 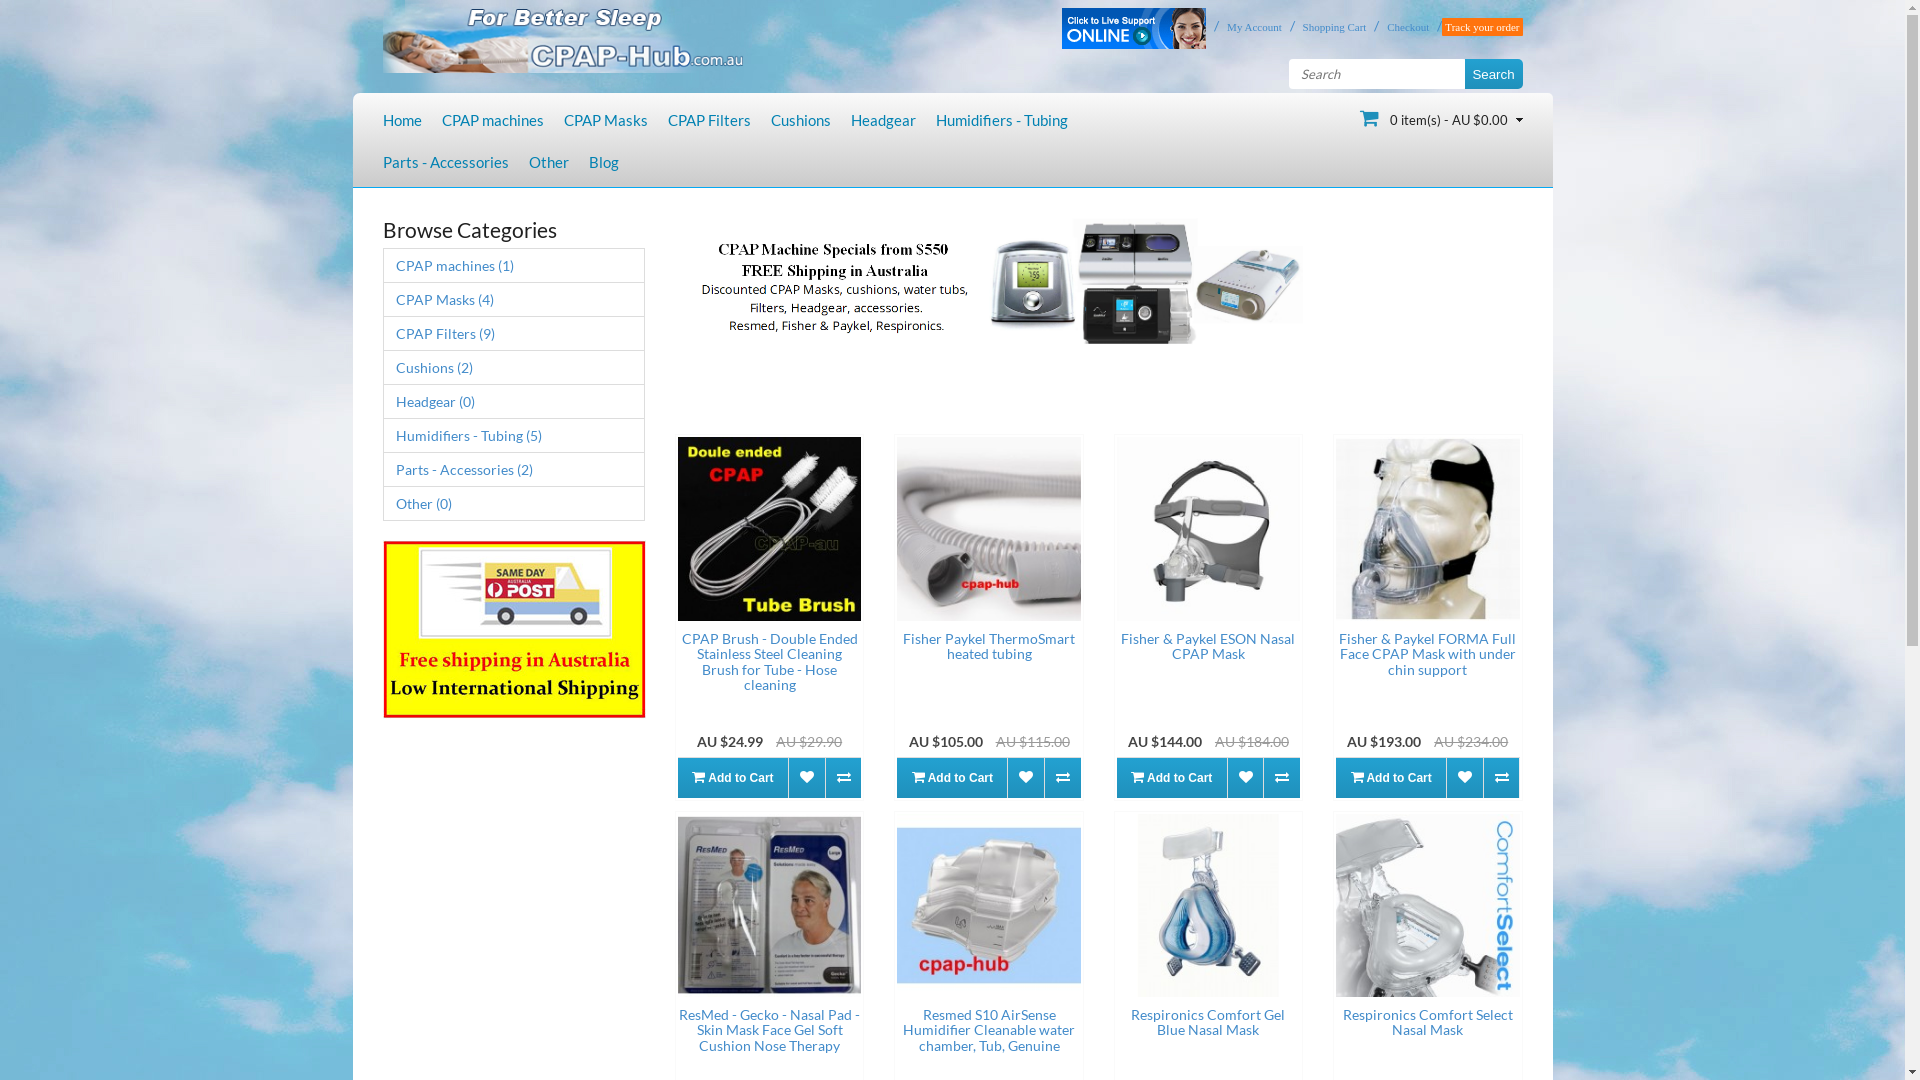 What do you see at coordinates (513, 332) in the screenshot?
I see `'CPAP Filters (9)'` at bounding box center [513, 332].